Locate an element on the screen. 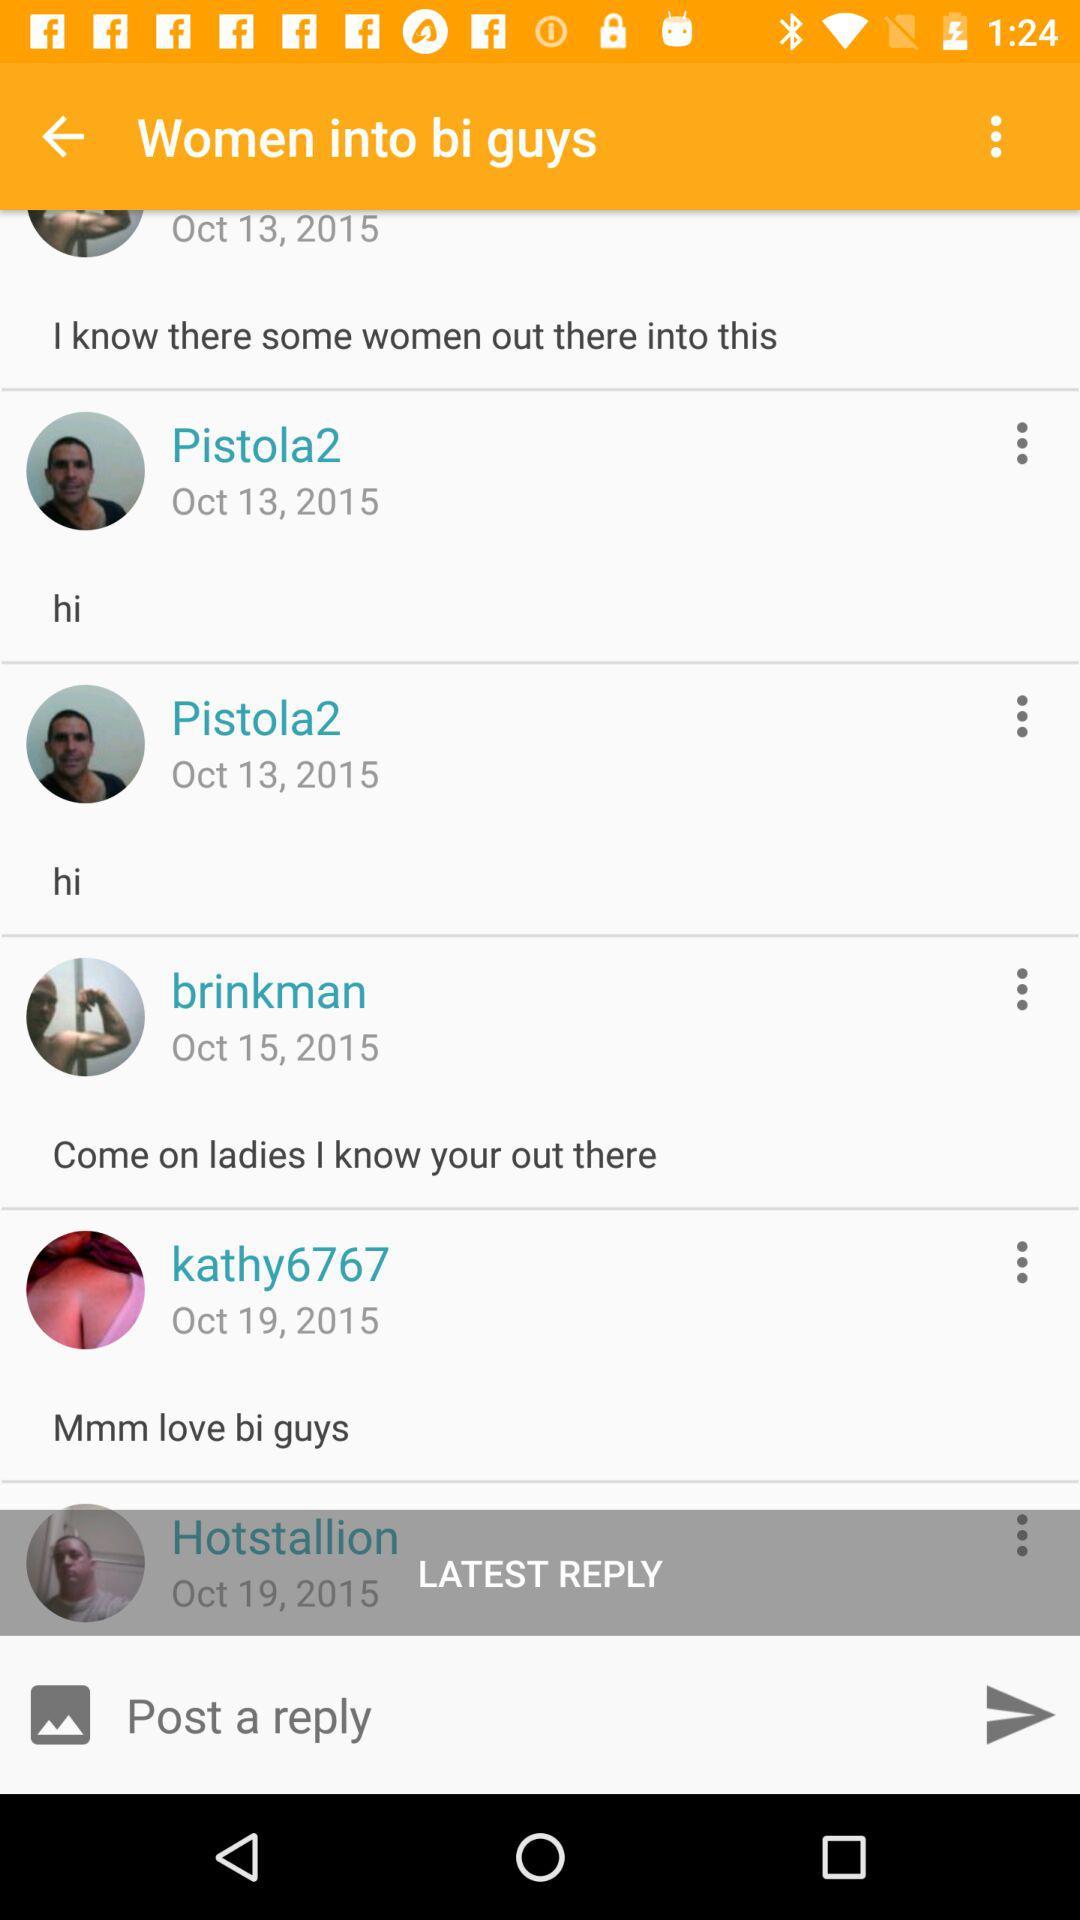  the item above the oct 19, 2015 icon is located at coordinates (285, 1534).